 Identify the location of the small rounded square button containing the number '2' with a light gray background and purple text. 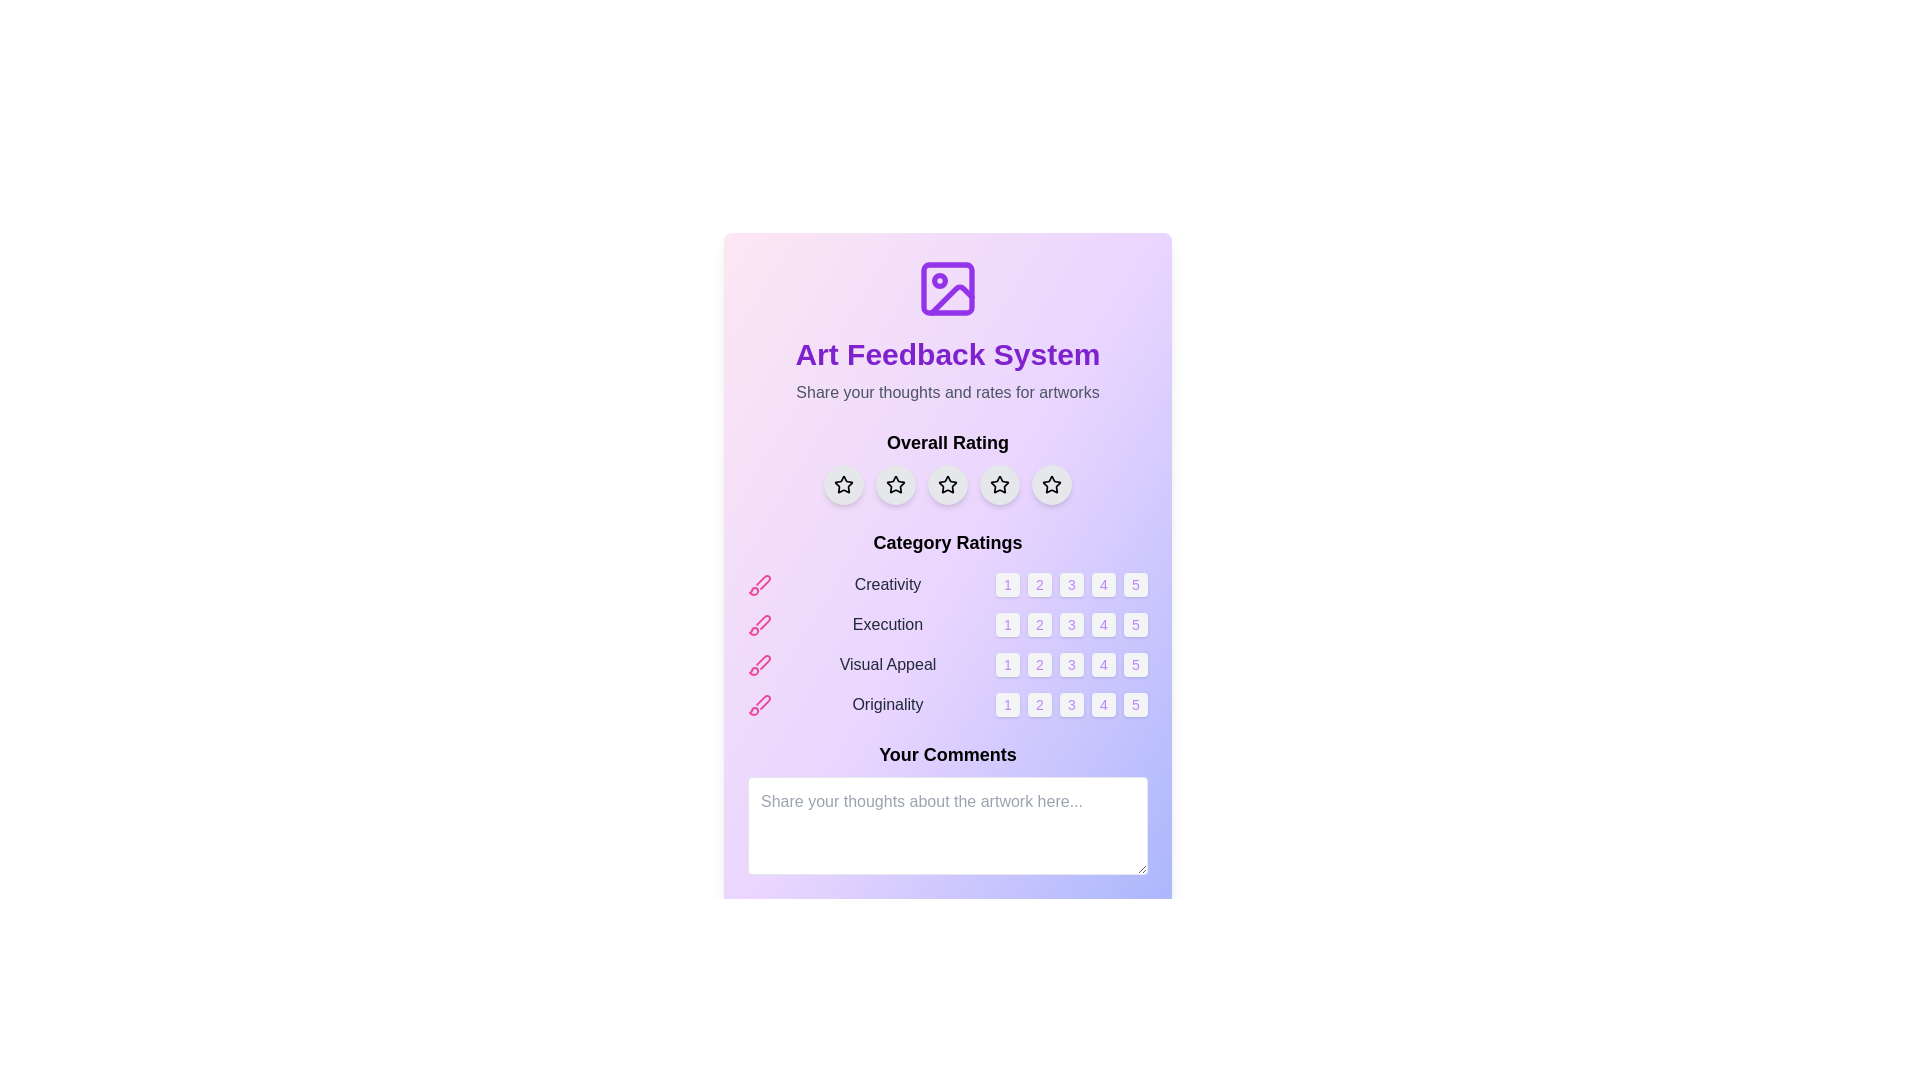
(1040, 704).